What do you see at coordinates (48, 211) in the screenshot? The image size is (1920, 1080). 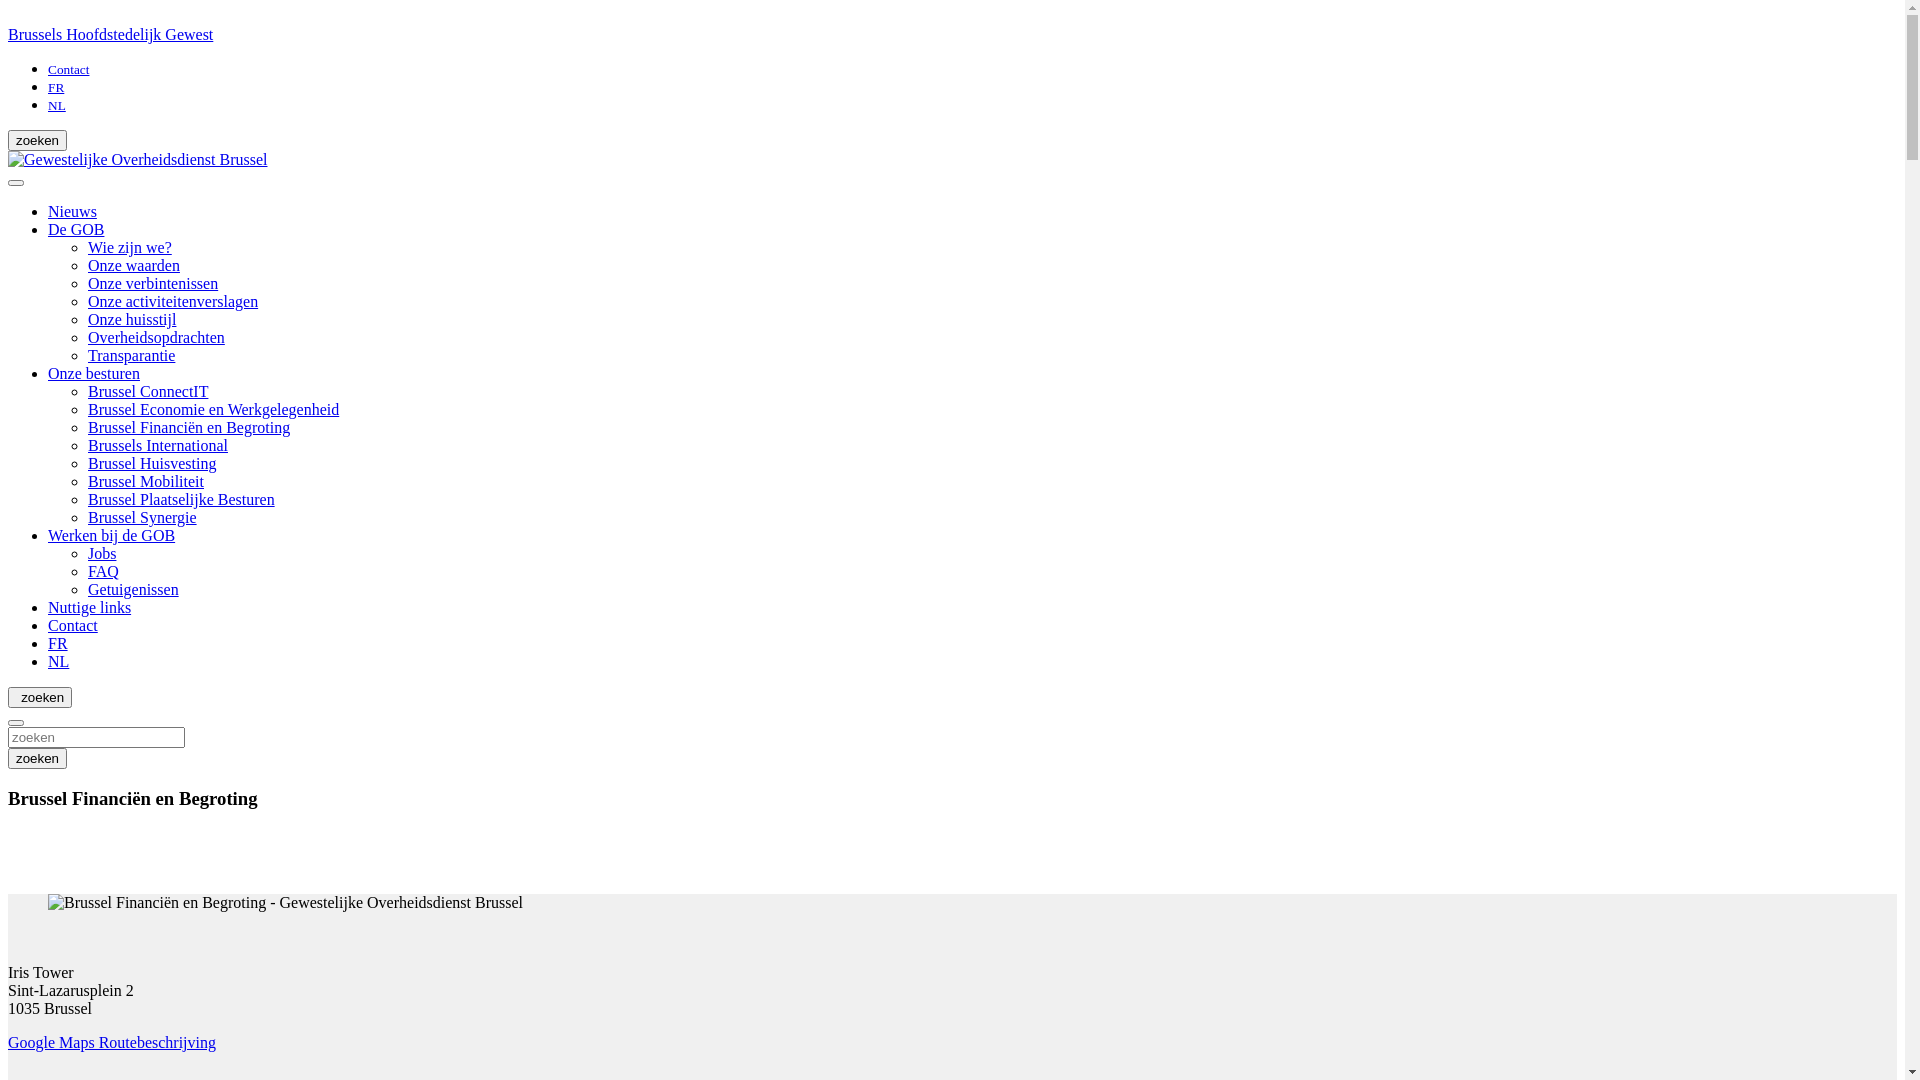 I see `'Nieuws'` at bounding box center [48, 211].